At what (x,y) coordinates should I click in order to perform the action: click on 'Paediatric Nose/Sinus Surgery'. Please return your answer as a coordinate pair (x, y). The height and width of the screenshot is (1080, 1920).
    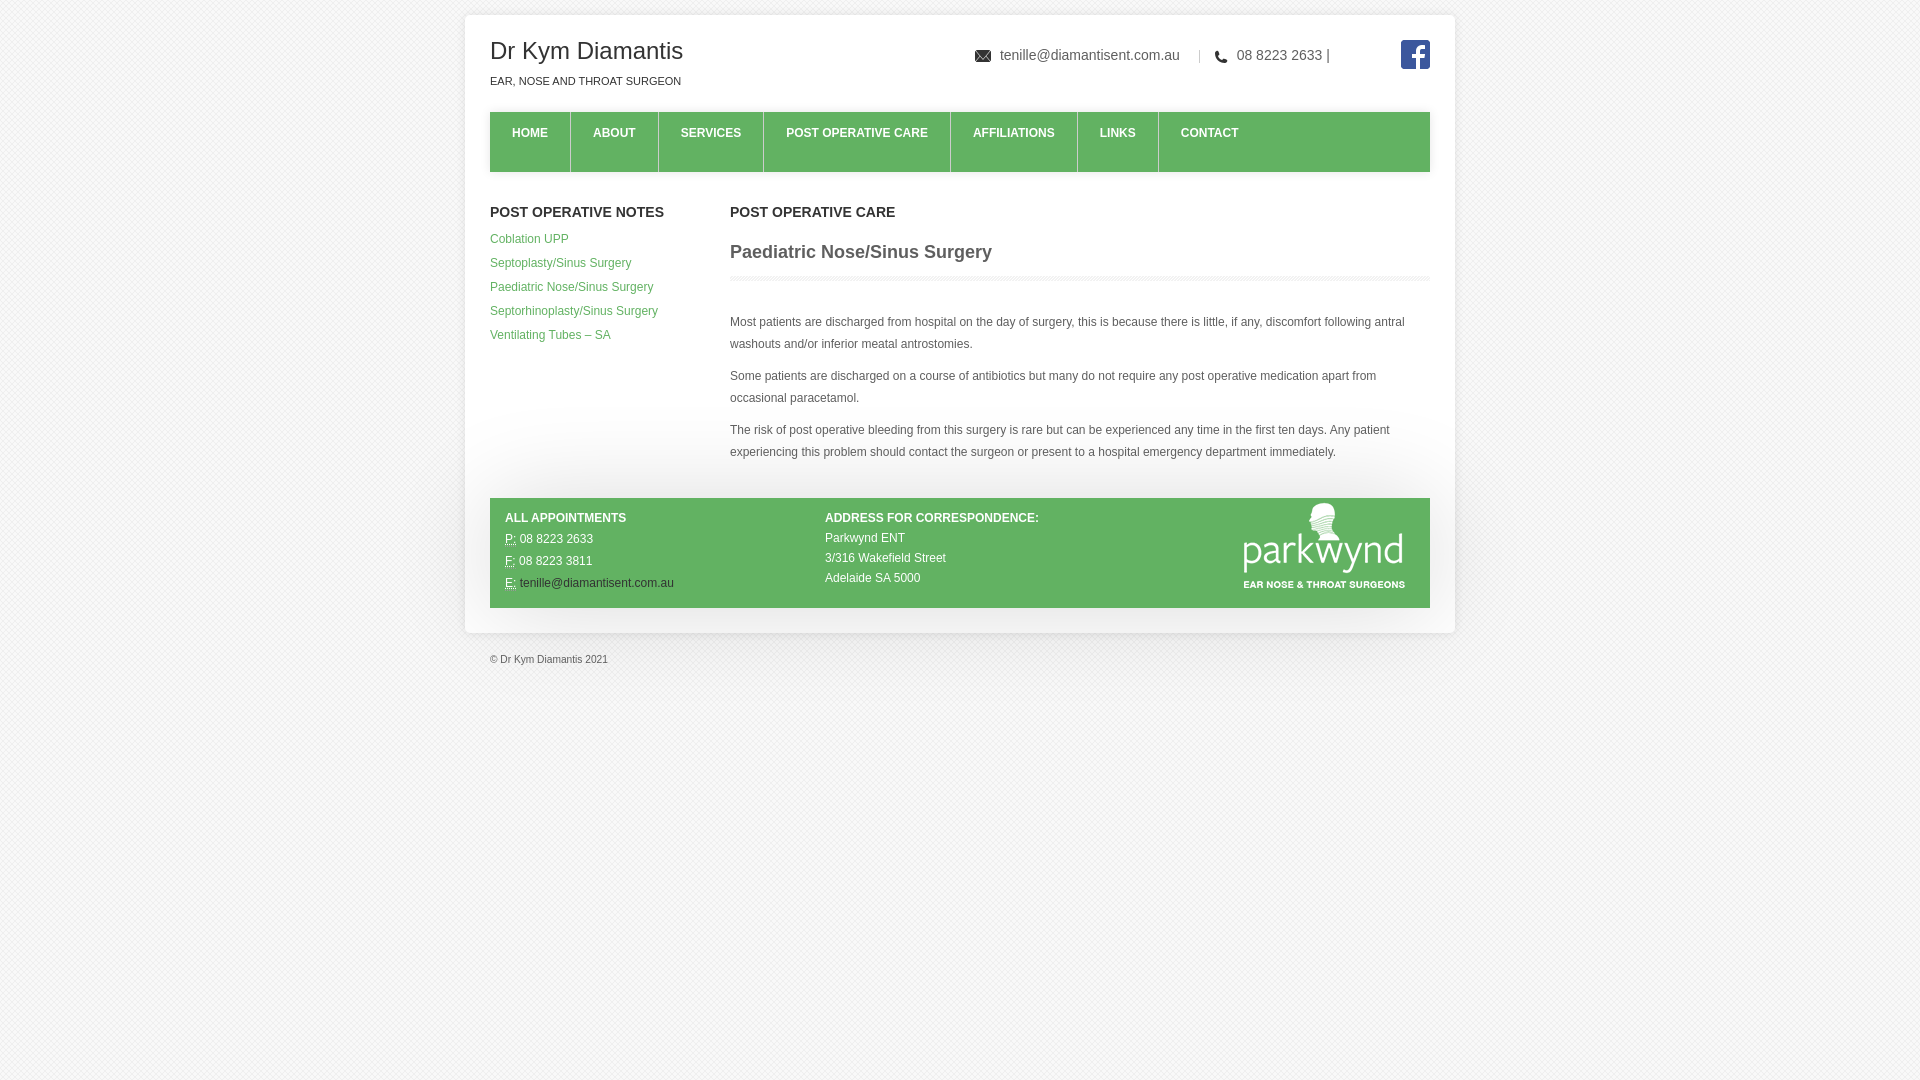
    Looking at the image, I should click on (570, 286).